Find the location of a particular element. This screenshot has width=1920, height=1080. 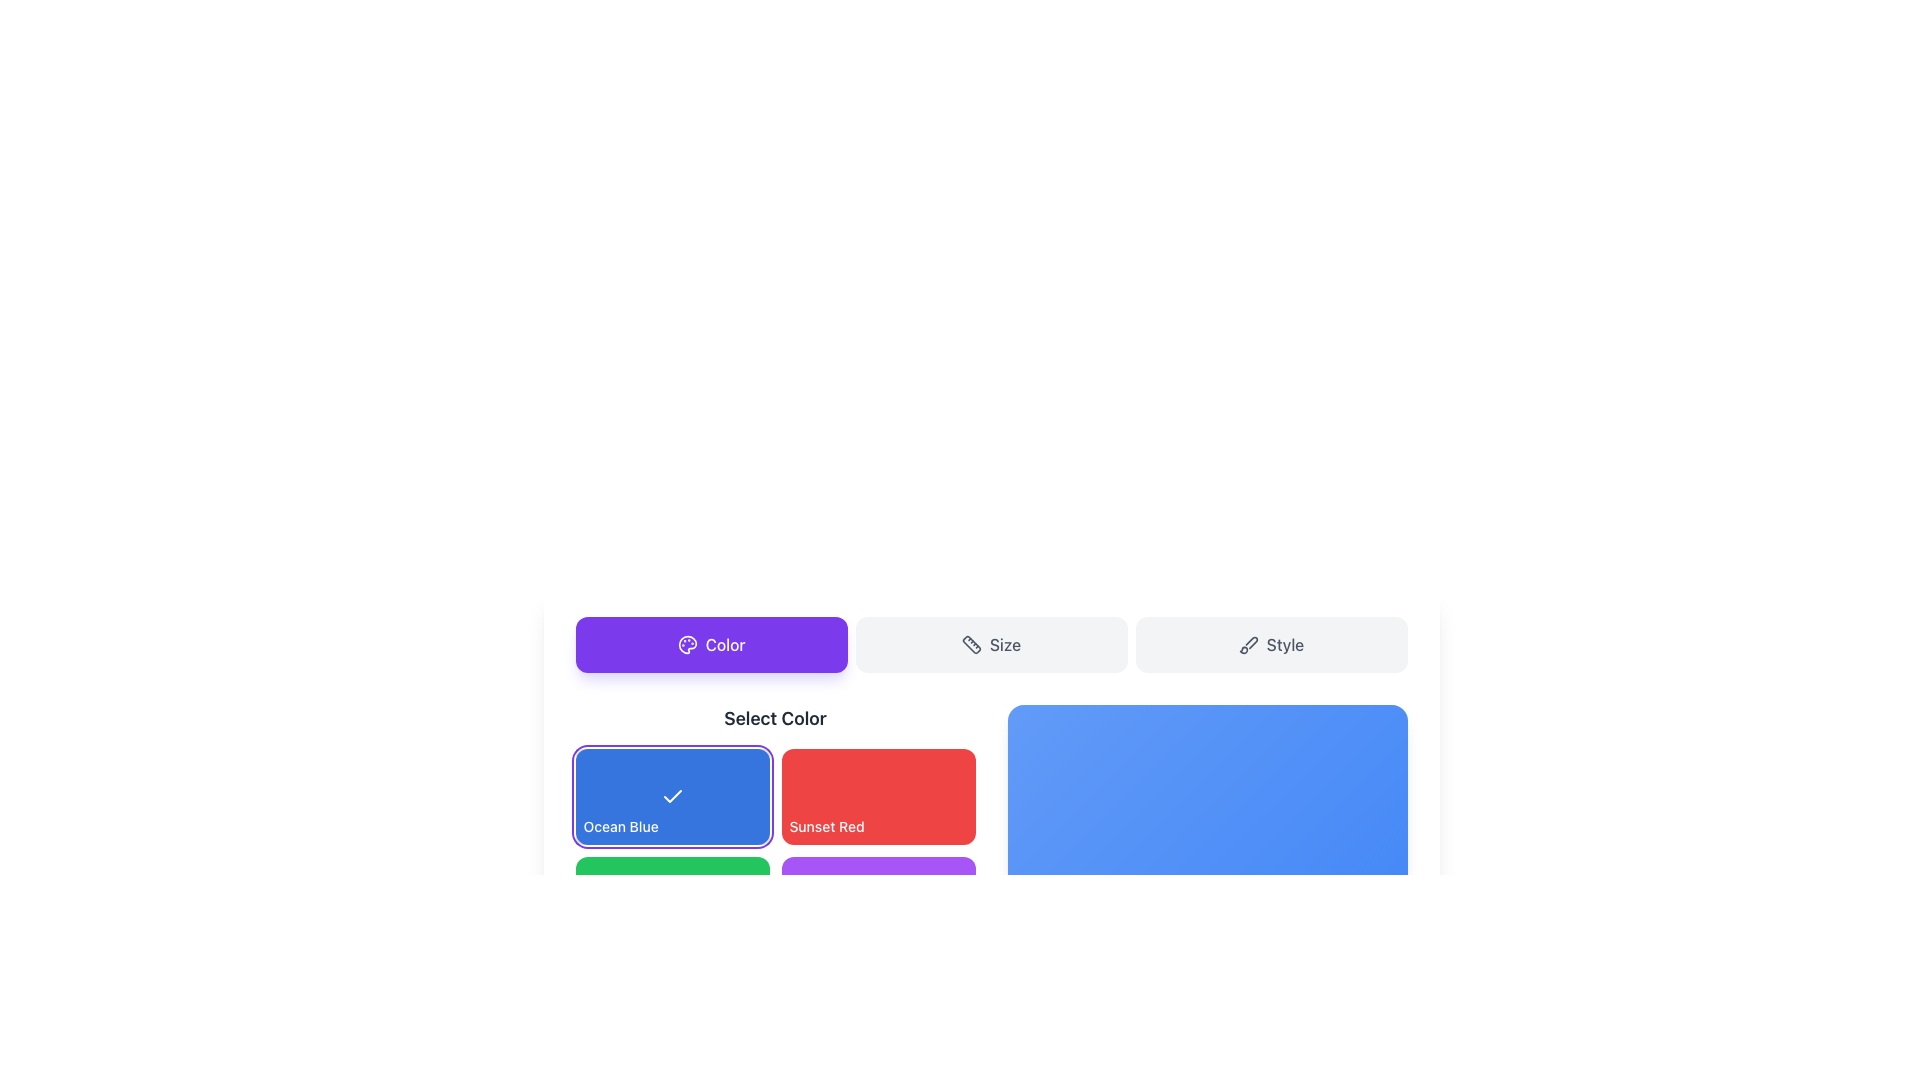

the SVG icon resembling a painter's palette, which is located within the purple 'Color' button is located at coordinates (687, 644).